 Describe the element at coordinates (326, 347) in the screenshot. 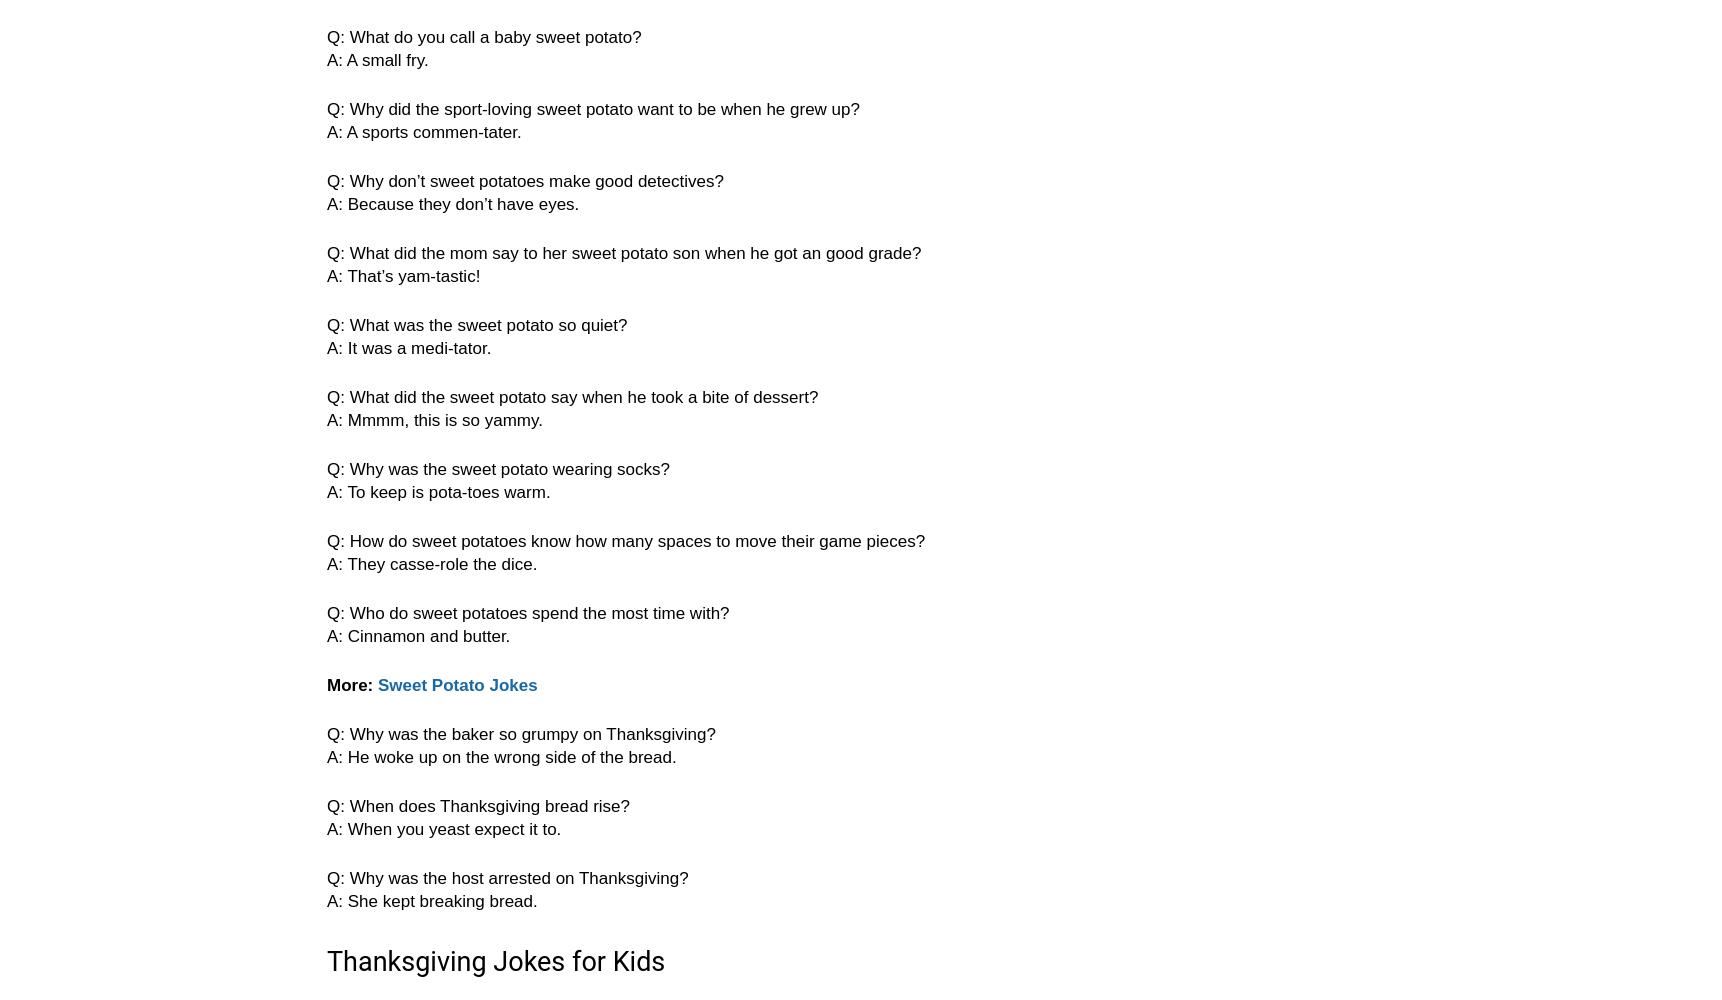

I see `'A: It was a medi-tator.'` at that location.